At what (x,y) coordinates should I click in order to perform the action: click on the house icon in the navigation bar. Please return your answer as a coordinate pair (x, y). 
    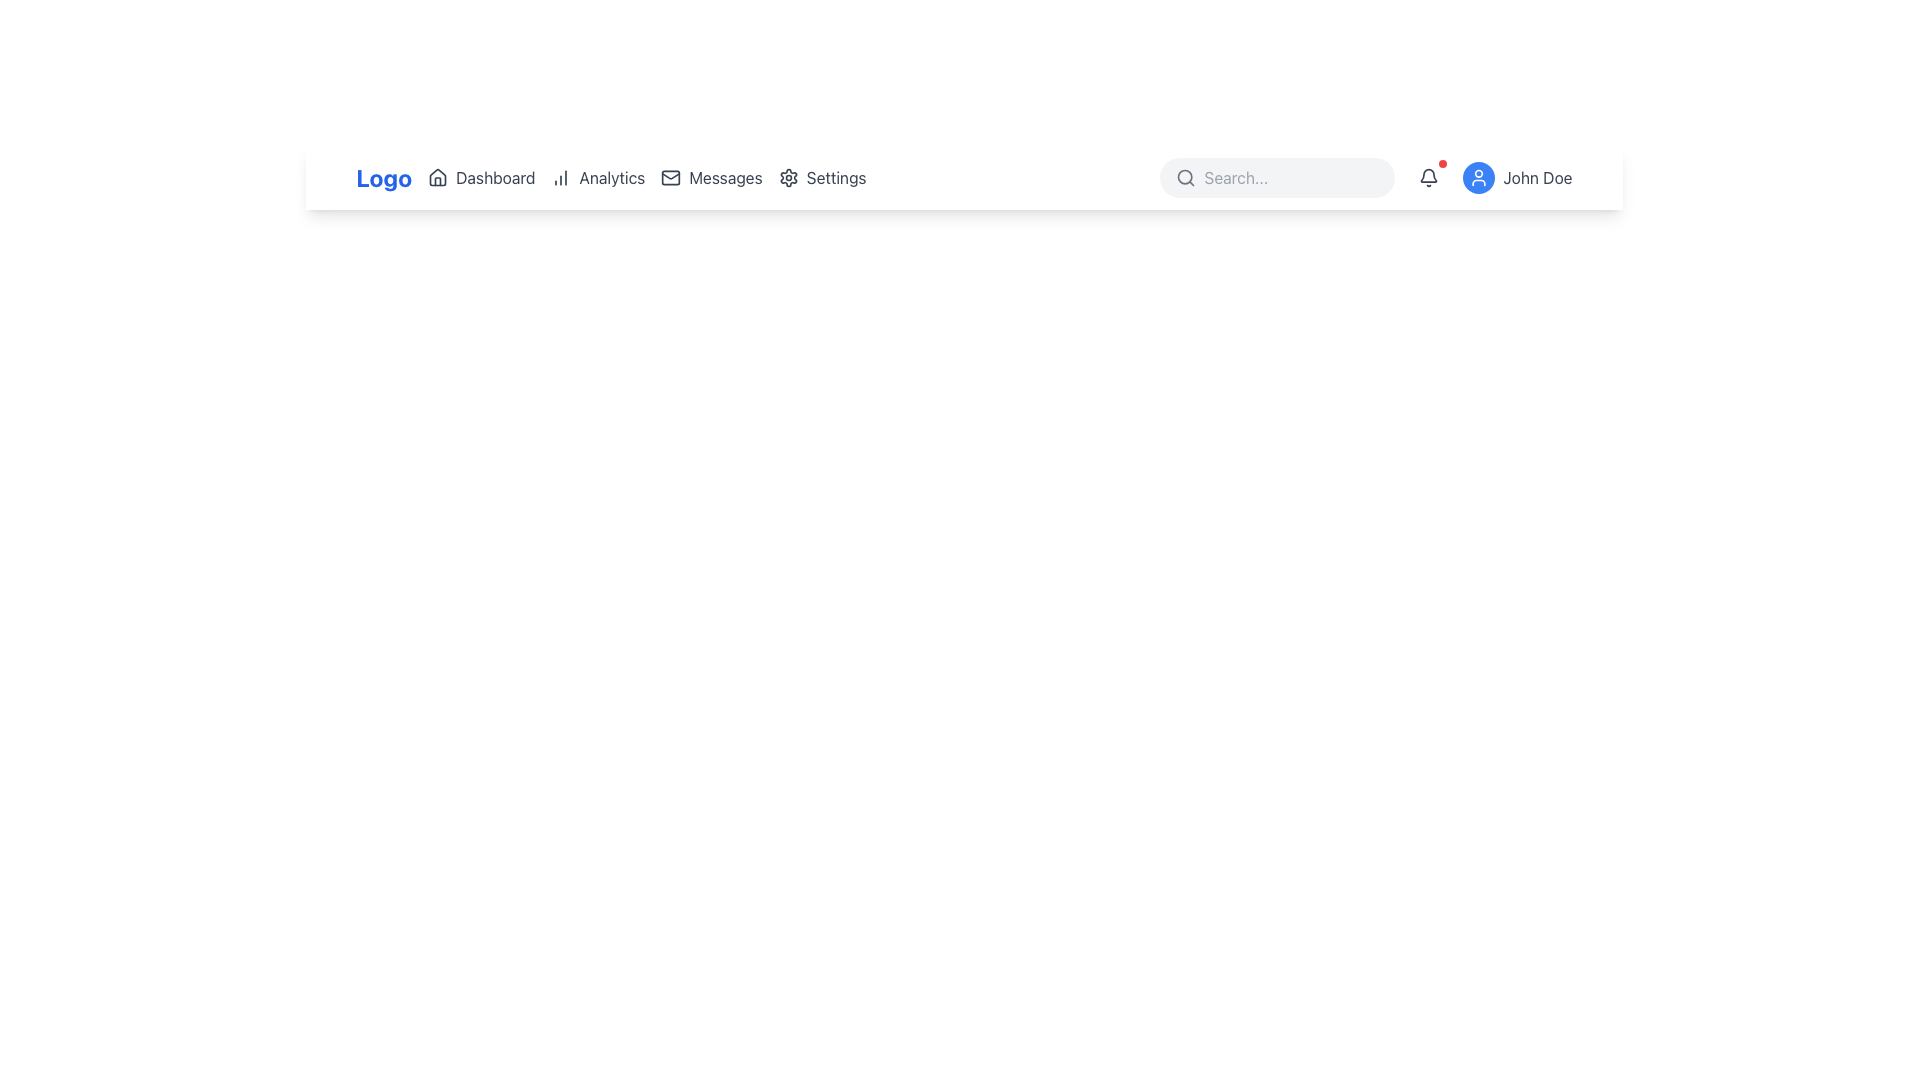
    Looking at the image, I should click on (437, 176).